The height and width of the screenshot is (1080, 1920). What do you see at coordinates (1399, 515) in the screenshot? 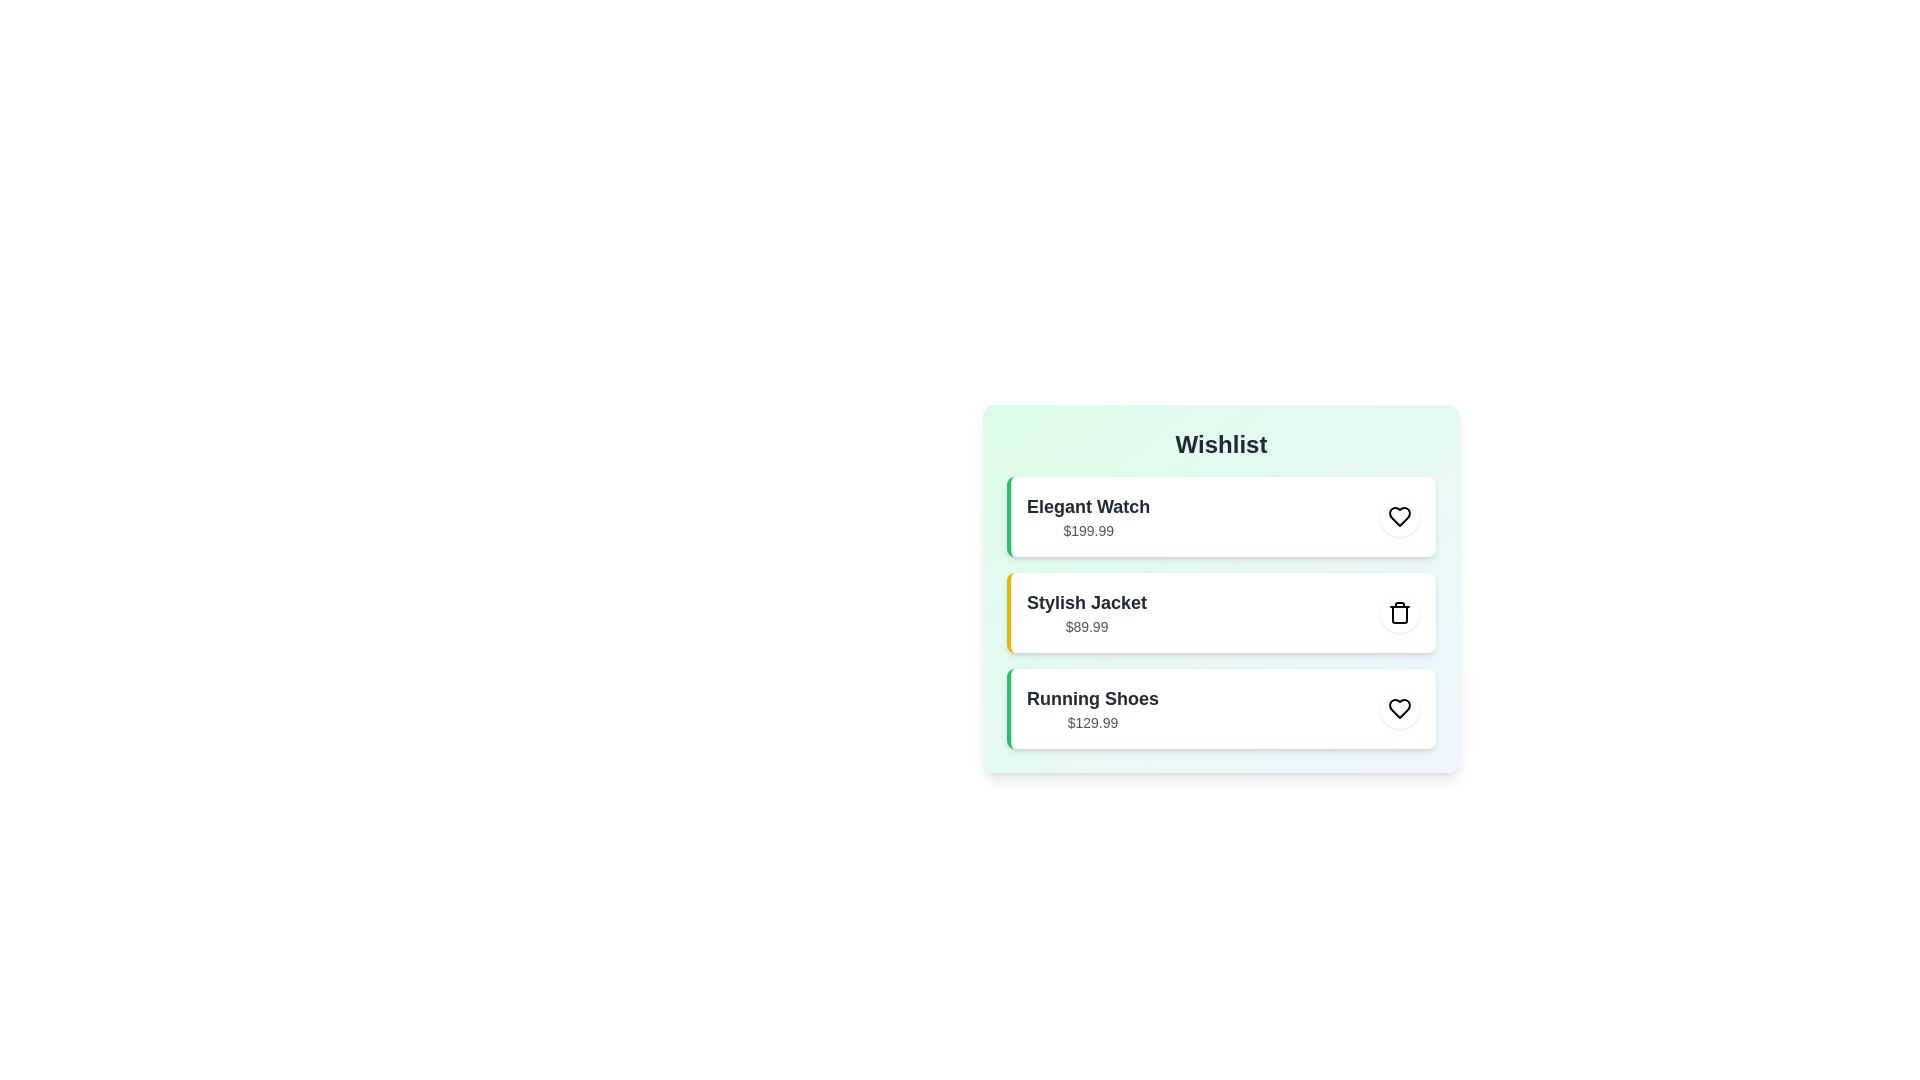
I see `toggle button for the item Elegant Watch to change its wishlist status` at bounding box center [1399, 515].